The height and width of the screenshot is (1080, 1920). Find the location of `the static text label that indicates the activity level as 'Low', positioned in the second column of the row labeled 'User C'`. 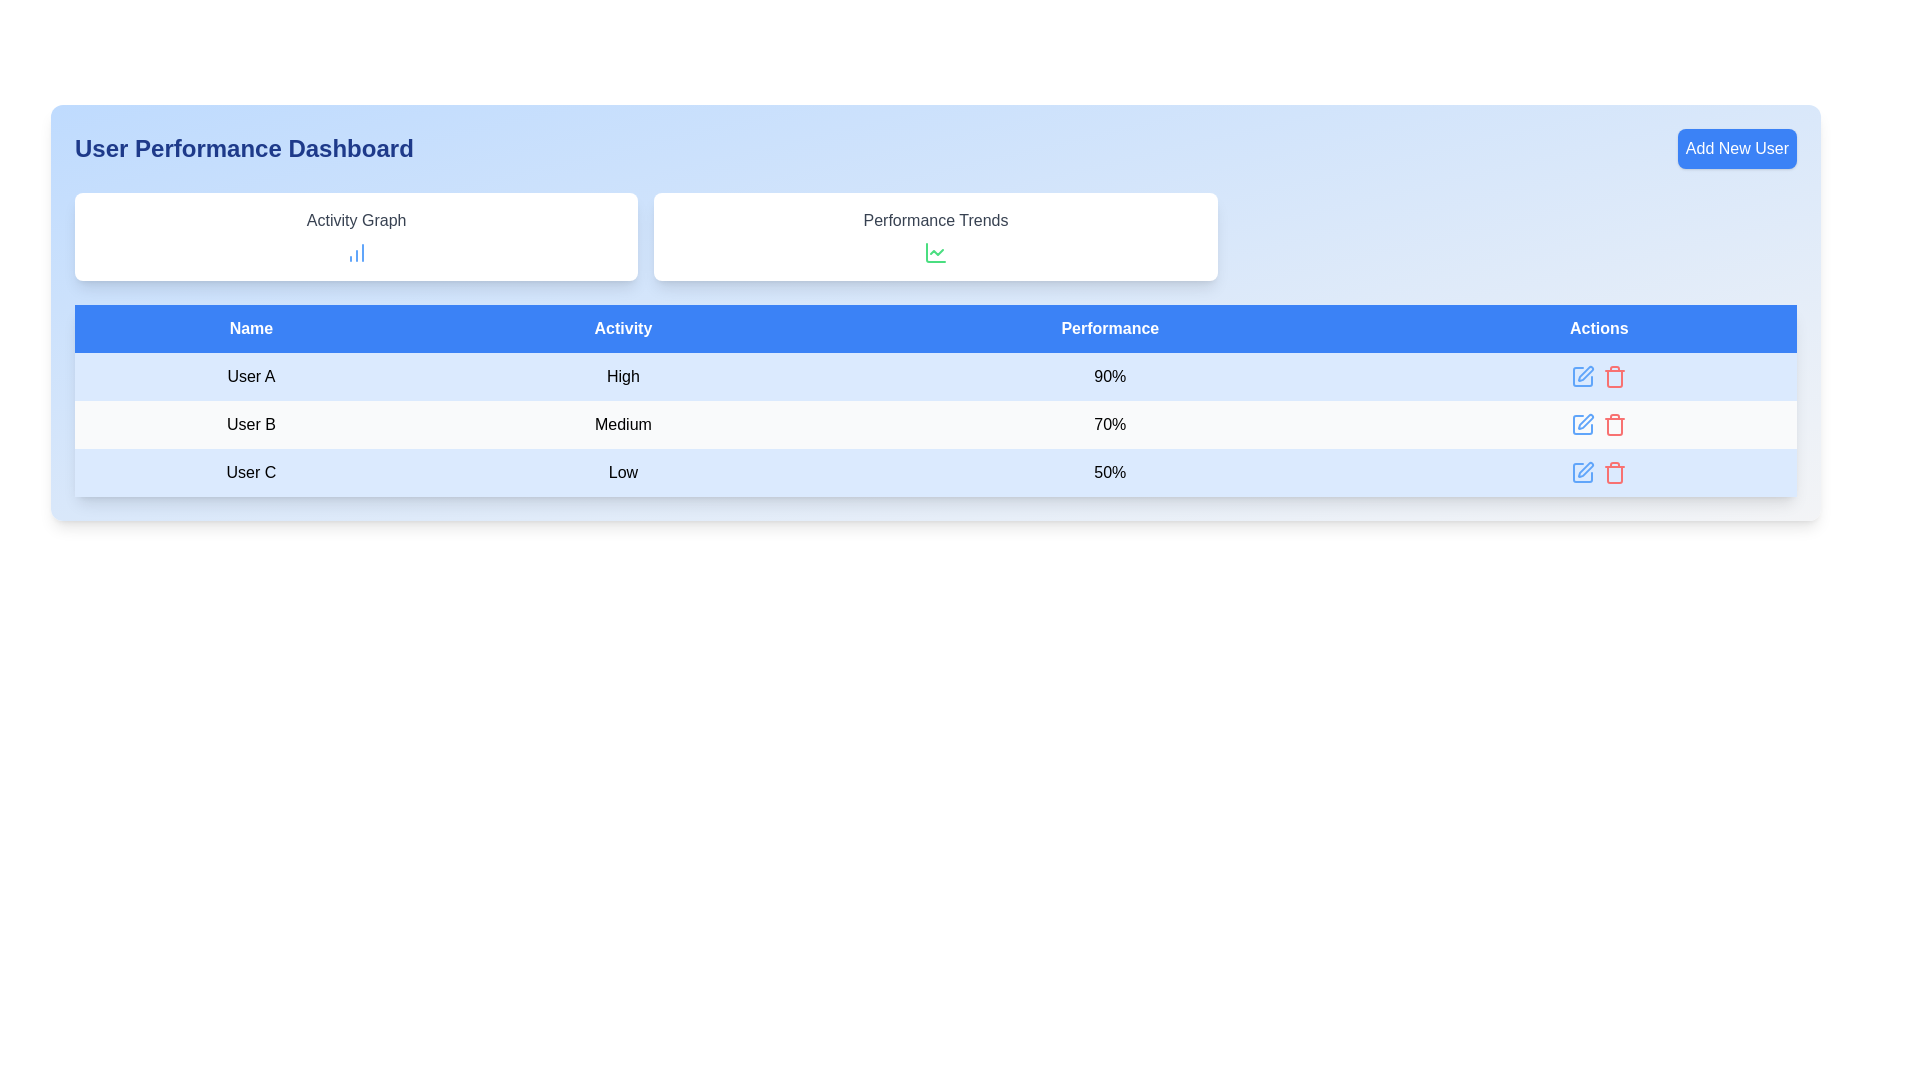

the static text label that indicates the activity level as 'Low', positioned in the second column of the row labeled 'User C' is located at coordinates (622, 473).